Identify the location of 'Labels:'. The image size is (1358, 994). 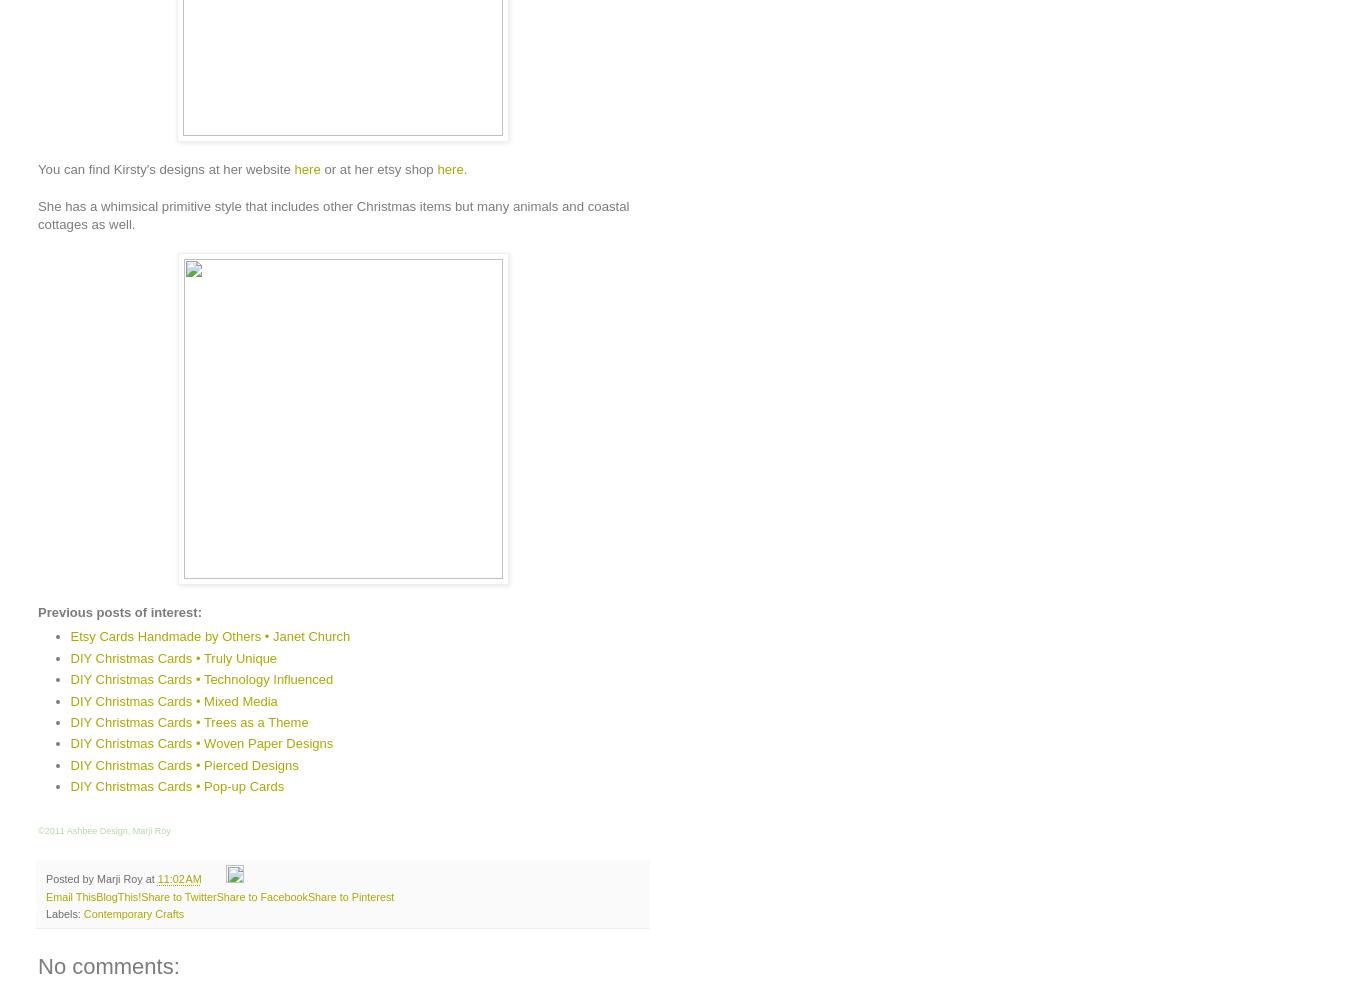
(64, 912).